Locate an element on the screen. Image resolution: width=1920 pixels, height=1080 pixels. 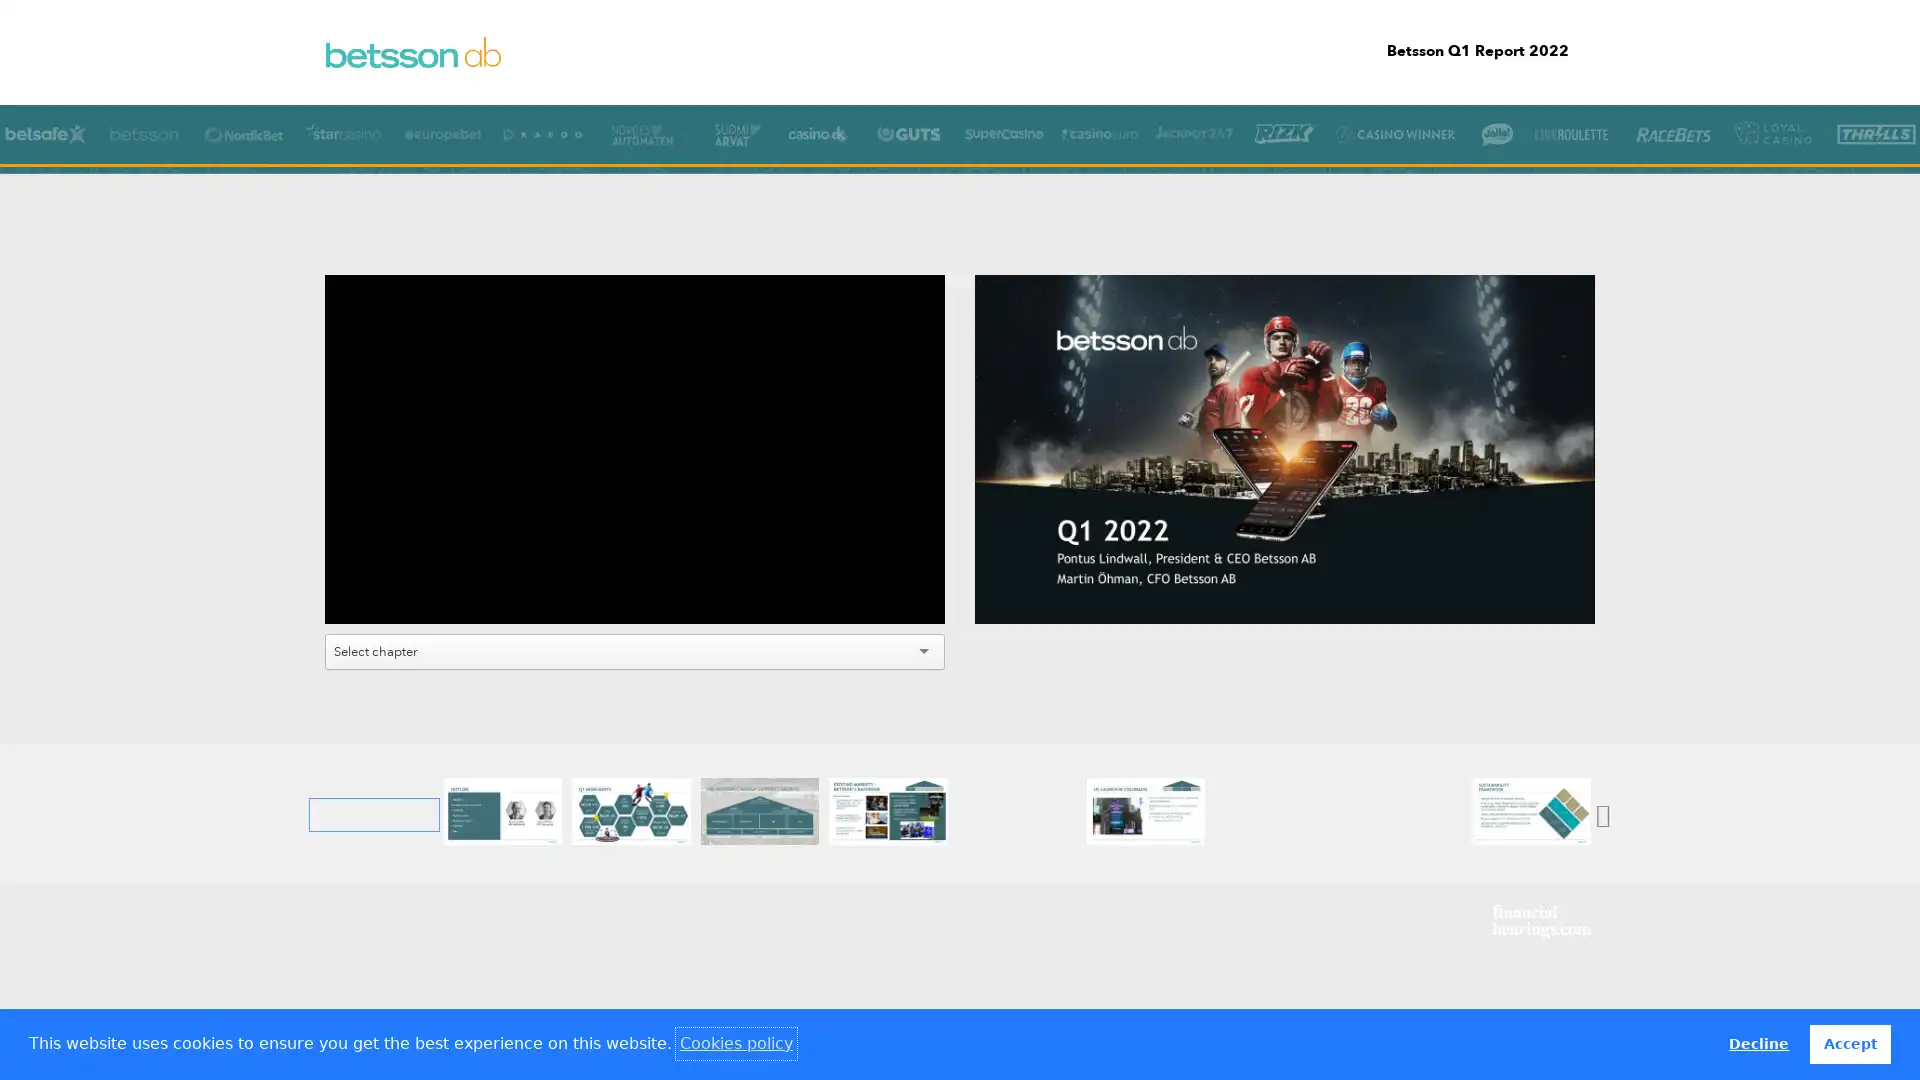
Mute is located at coordinates (384, 592).